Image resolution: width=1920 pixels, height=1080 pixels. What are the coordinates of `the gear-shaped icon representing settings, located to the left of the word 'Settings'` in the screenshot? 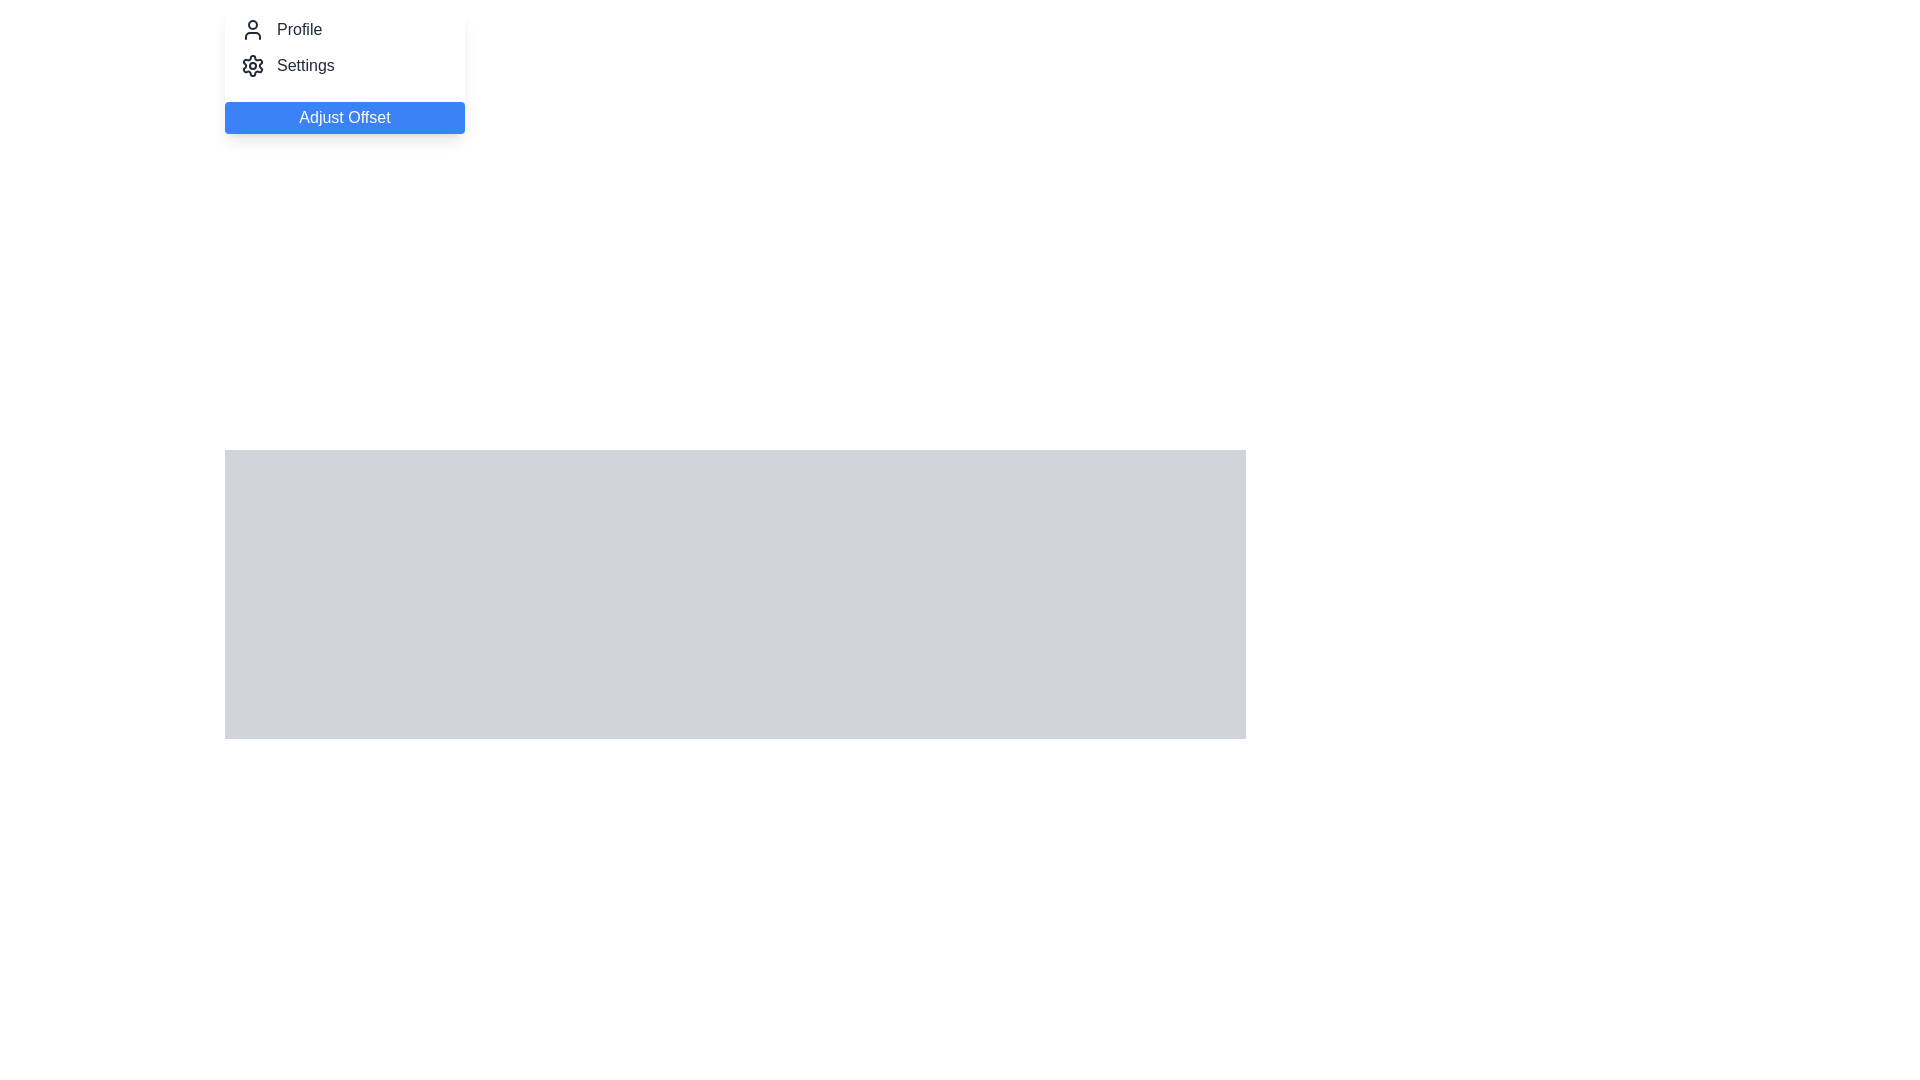 It's located at (252, 64).